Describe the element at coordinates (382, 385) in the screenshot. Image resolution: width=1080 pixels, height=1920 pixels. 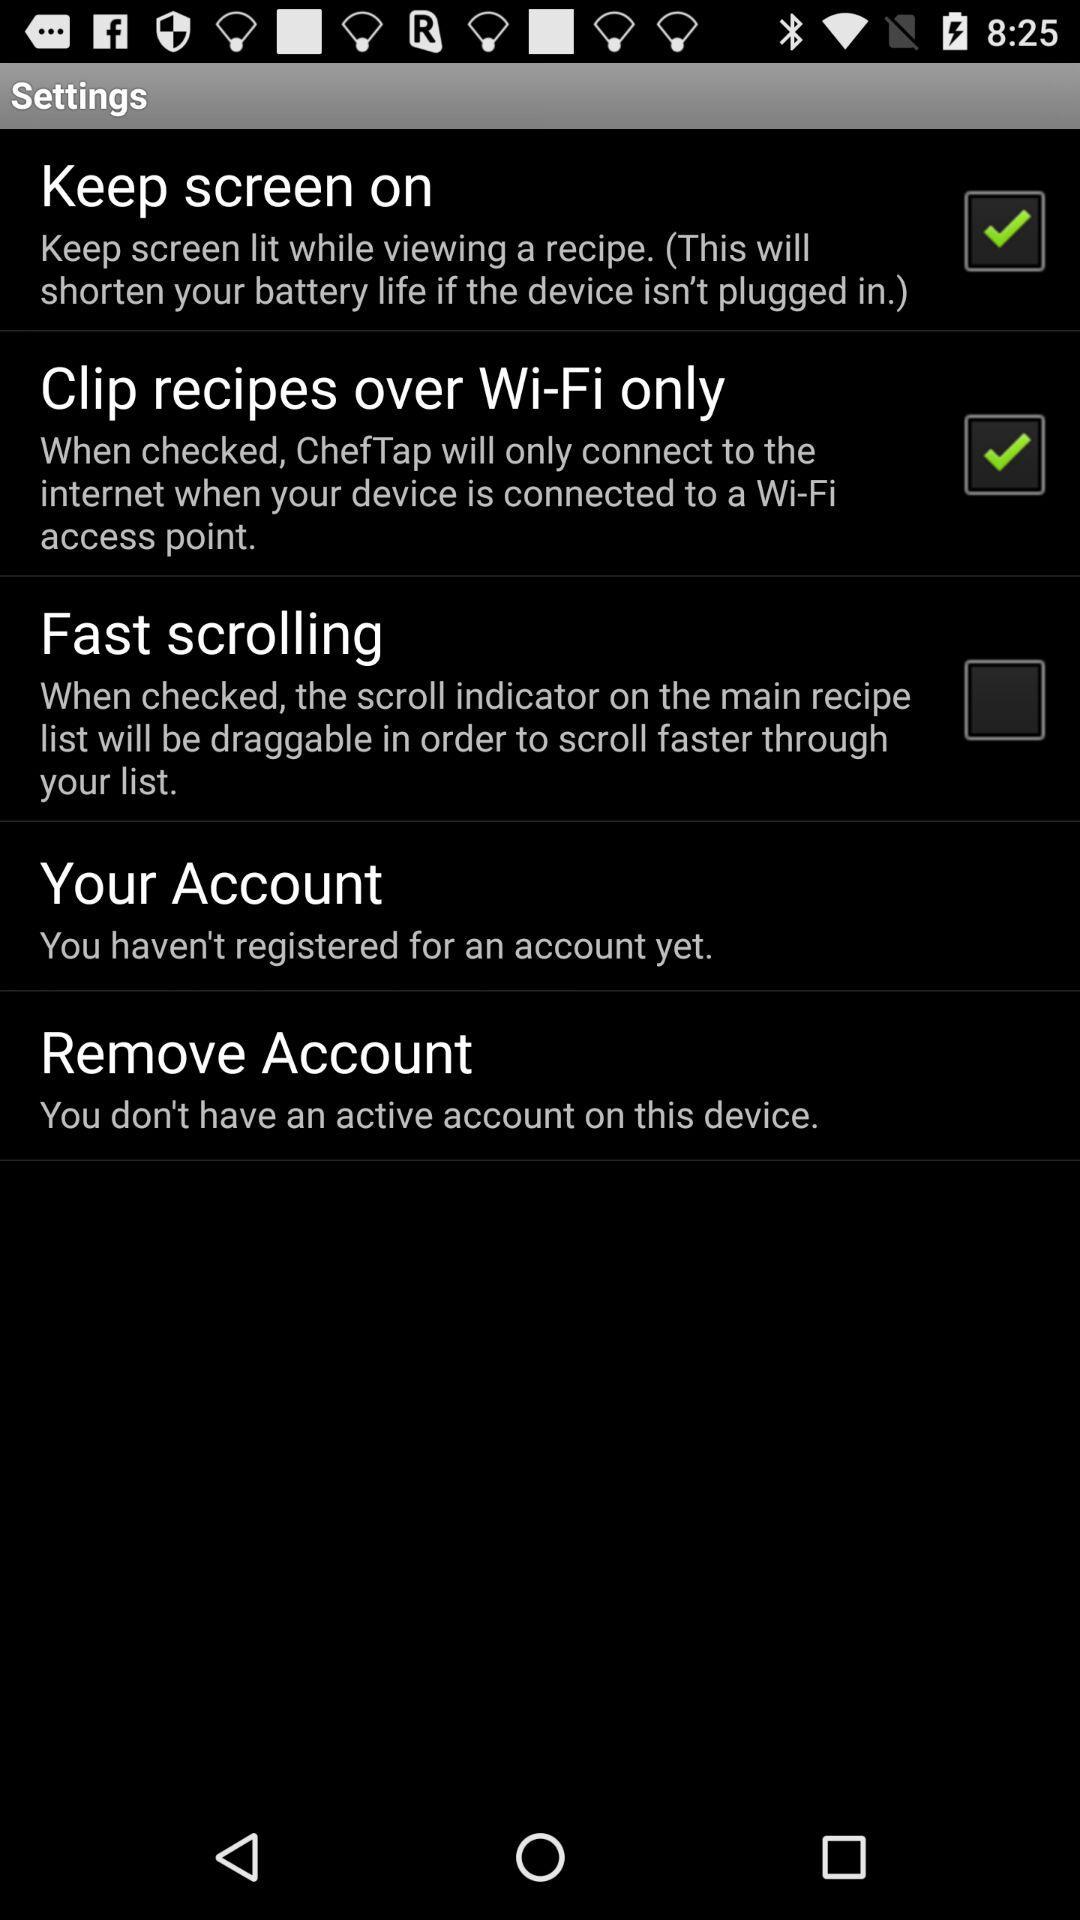
I see `the clip recipes over app` at that location.